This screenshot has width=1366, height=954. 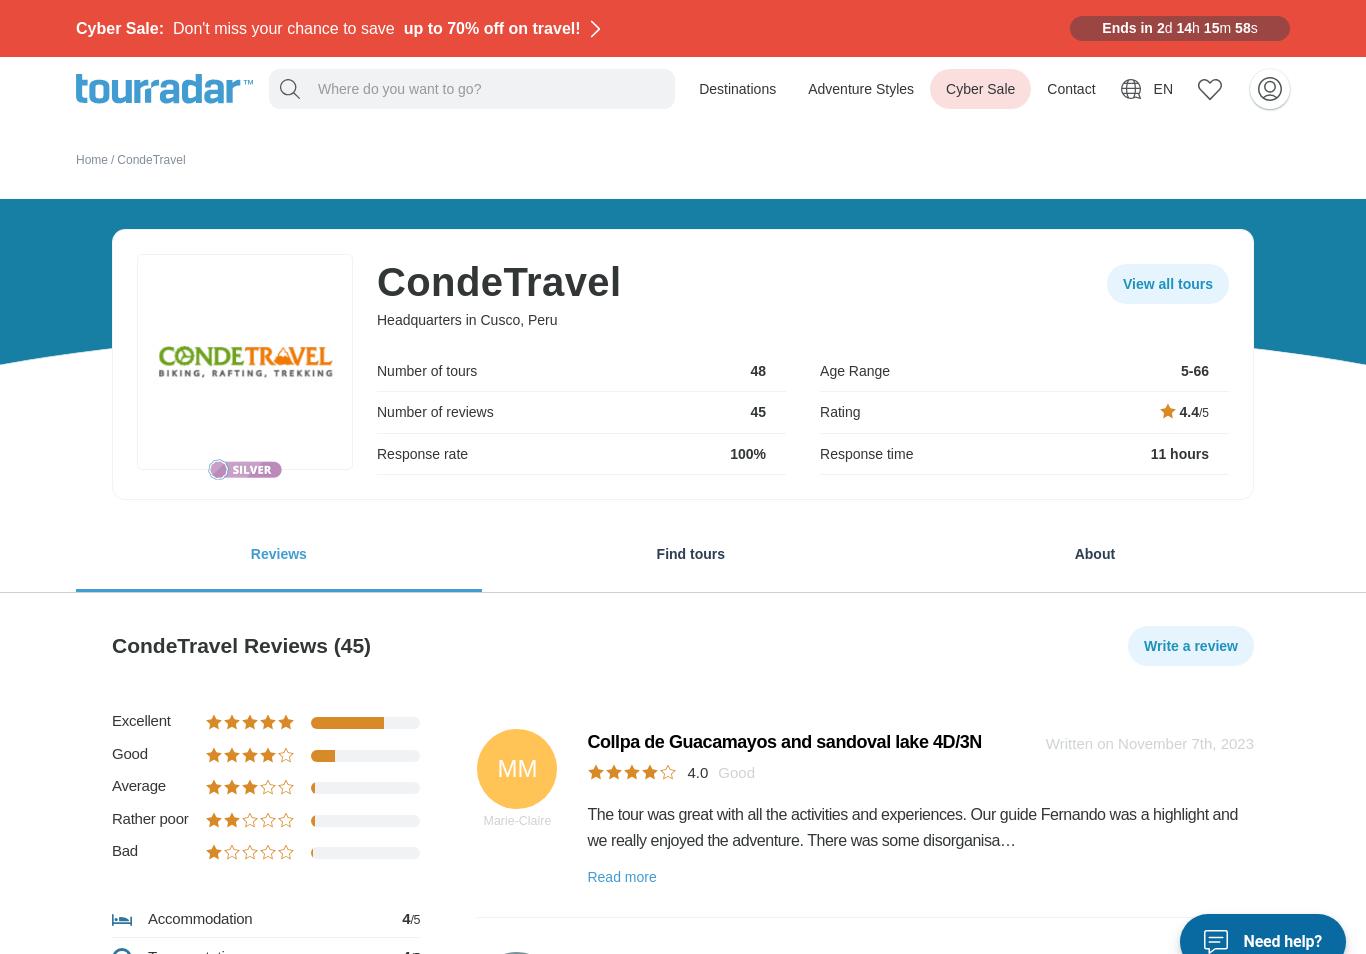 What do you see at coordinates (698, 86) in the screenshot?
I see `'Destinations'` at bounding box center [698, 86].